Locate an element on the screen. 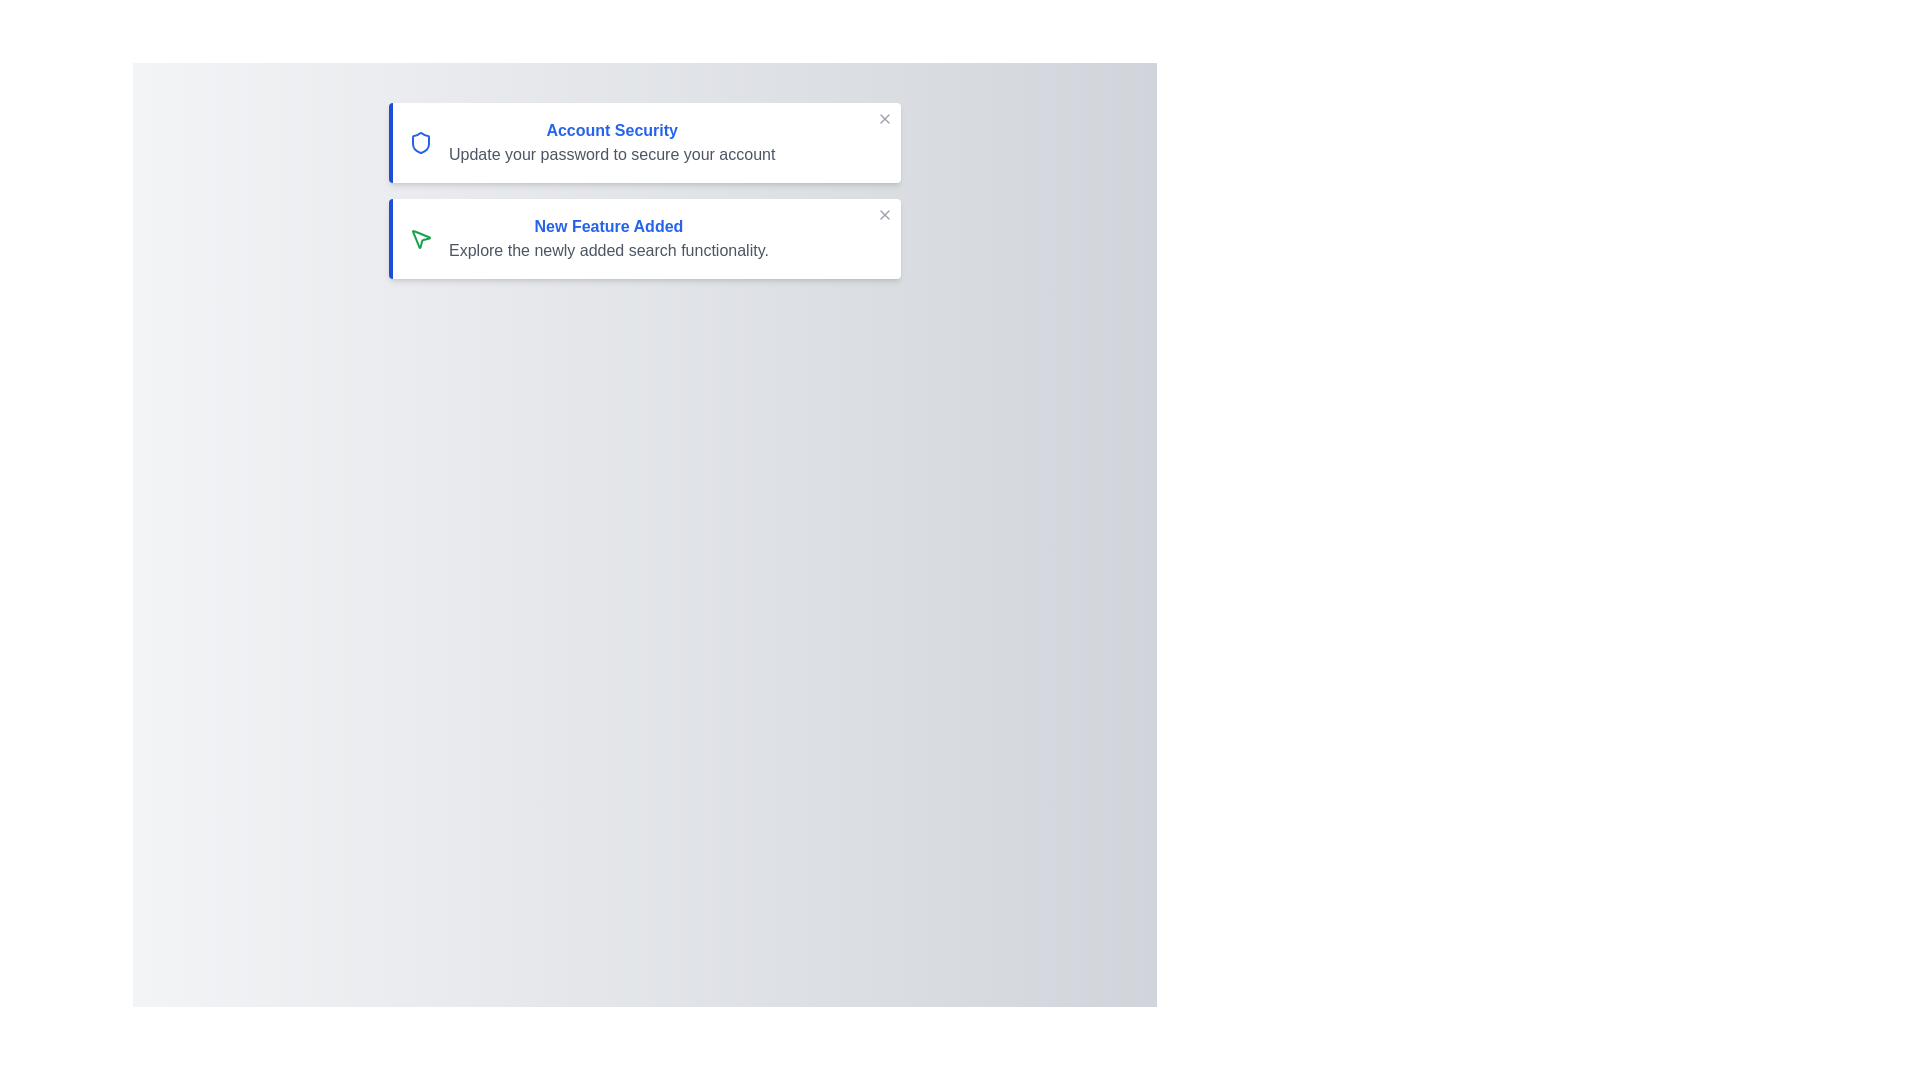 The width and height of the screenshot is (1920, 1080). close button next to the notification with title New Feature Added is located at coordinates (883, 215).